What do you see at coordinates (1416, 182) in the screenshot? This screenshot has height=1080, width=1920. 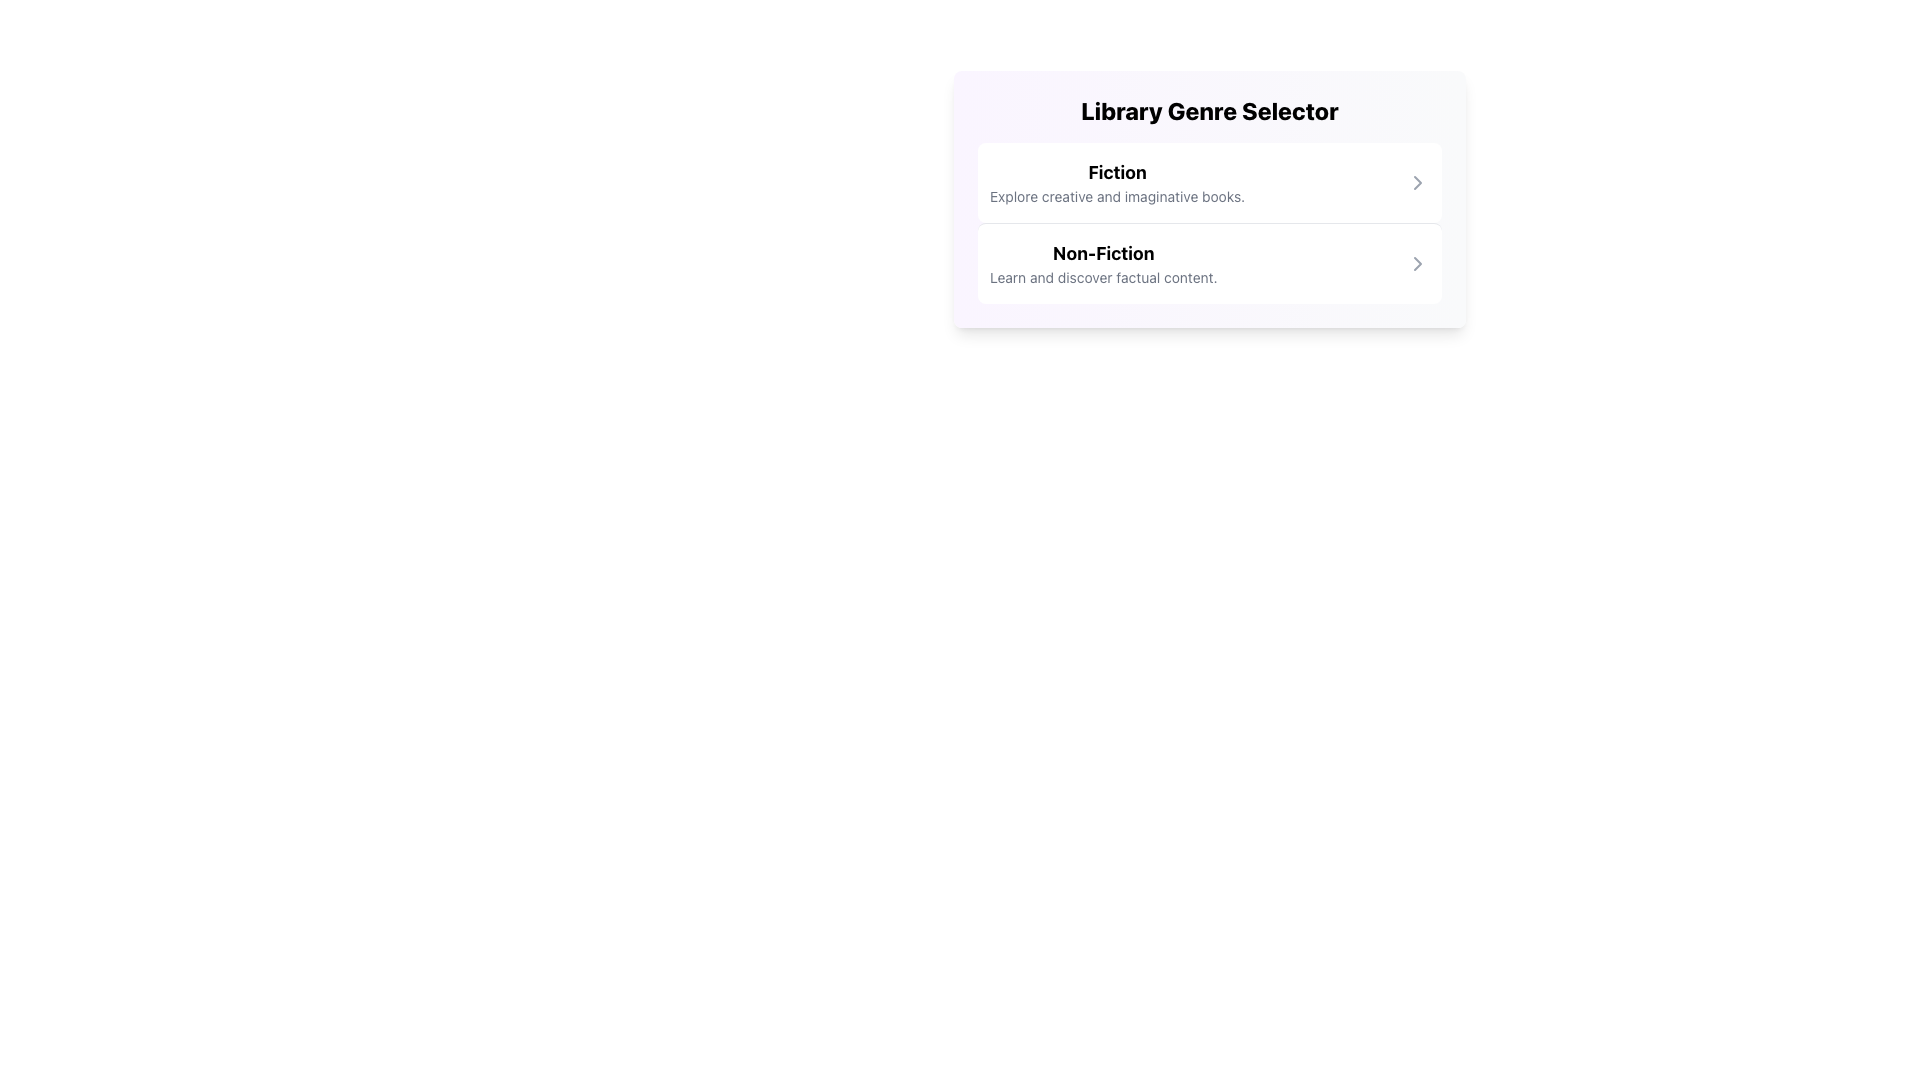 I see `the small chevron icon pointing right, located next to the 'Fiction' option` at bounding box center [1416, 182].